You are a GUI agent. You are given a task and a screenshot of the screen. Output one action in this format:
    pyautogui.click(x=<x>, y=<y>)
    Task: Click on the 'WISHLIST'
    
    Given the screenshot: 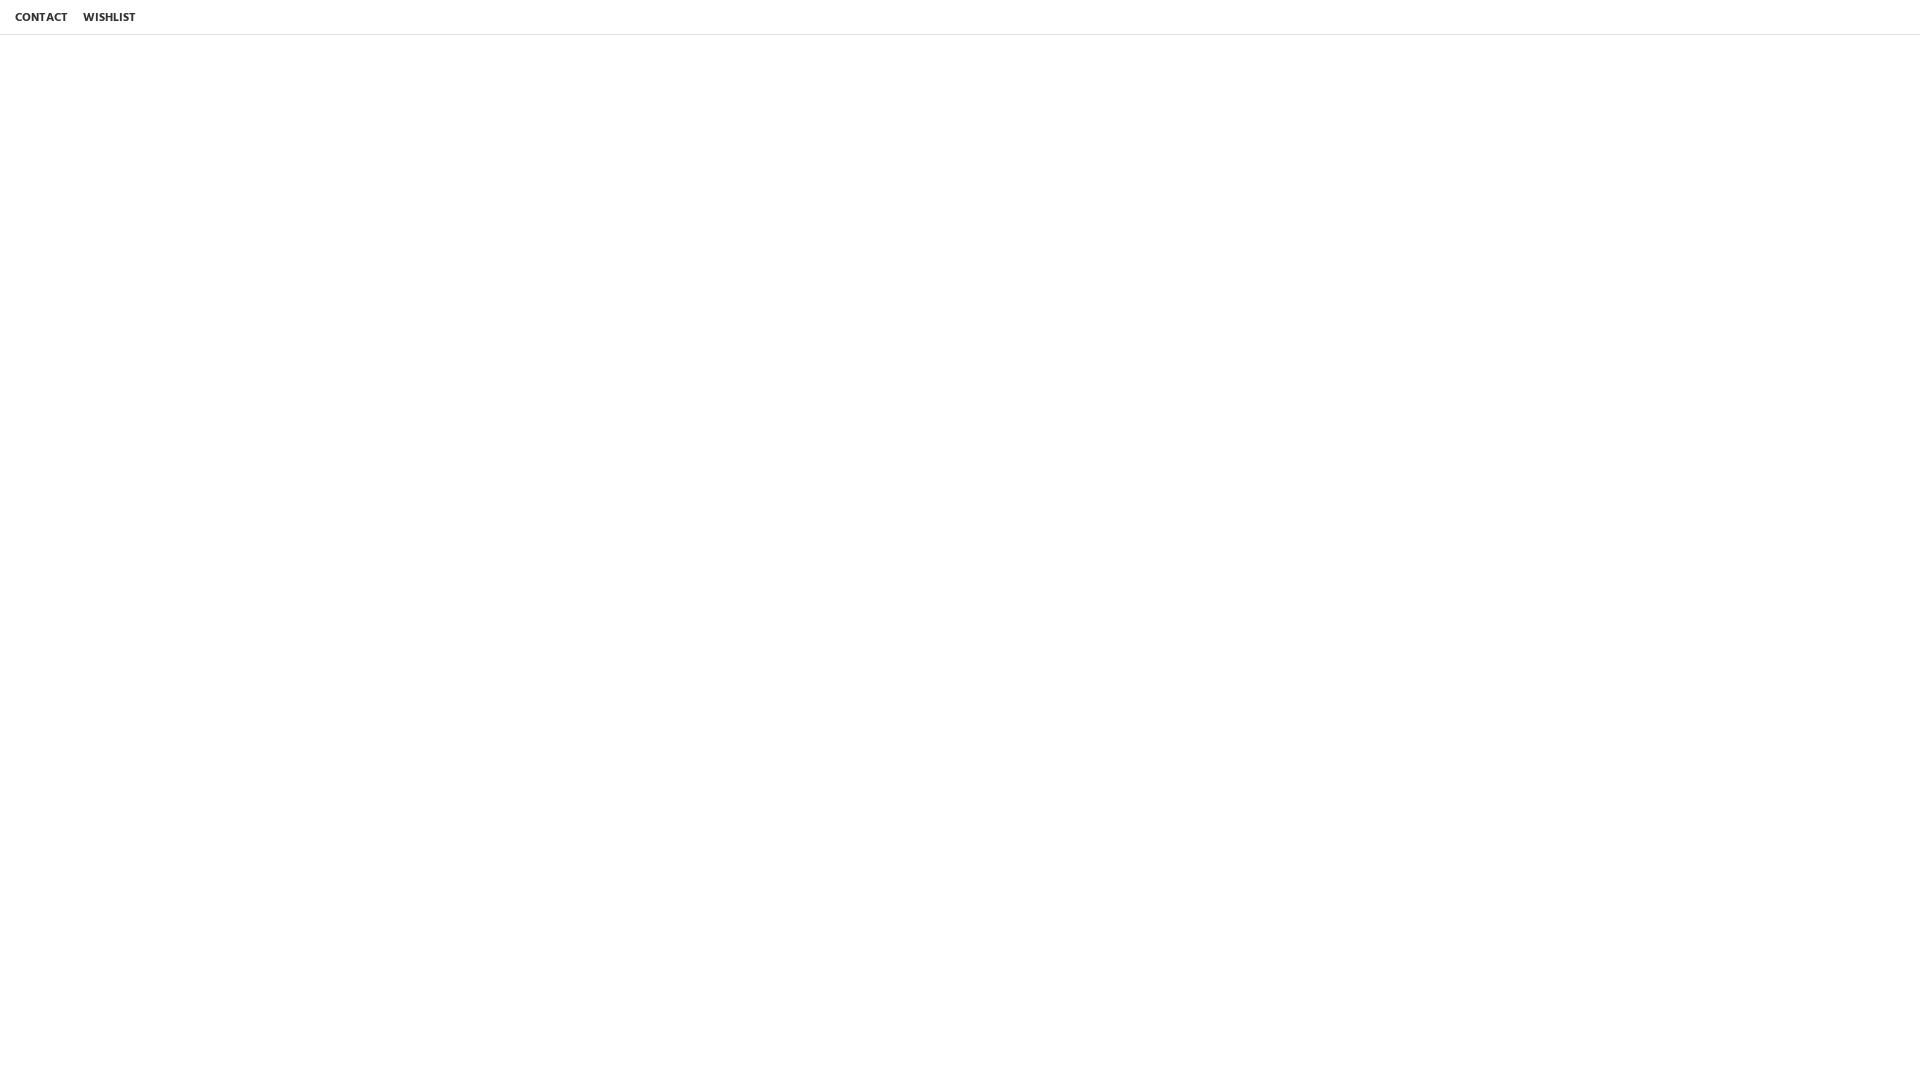 What is the action you would take?
    pyautogui.click(x=108, y=17)
    